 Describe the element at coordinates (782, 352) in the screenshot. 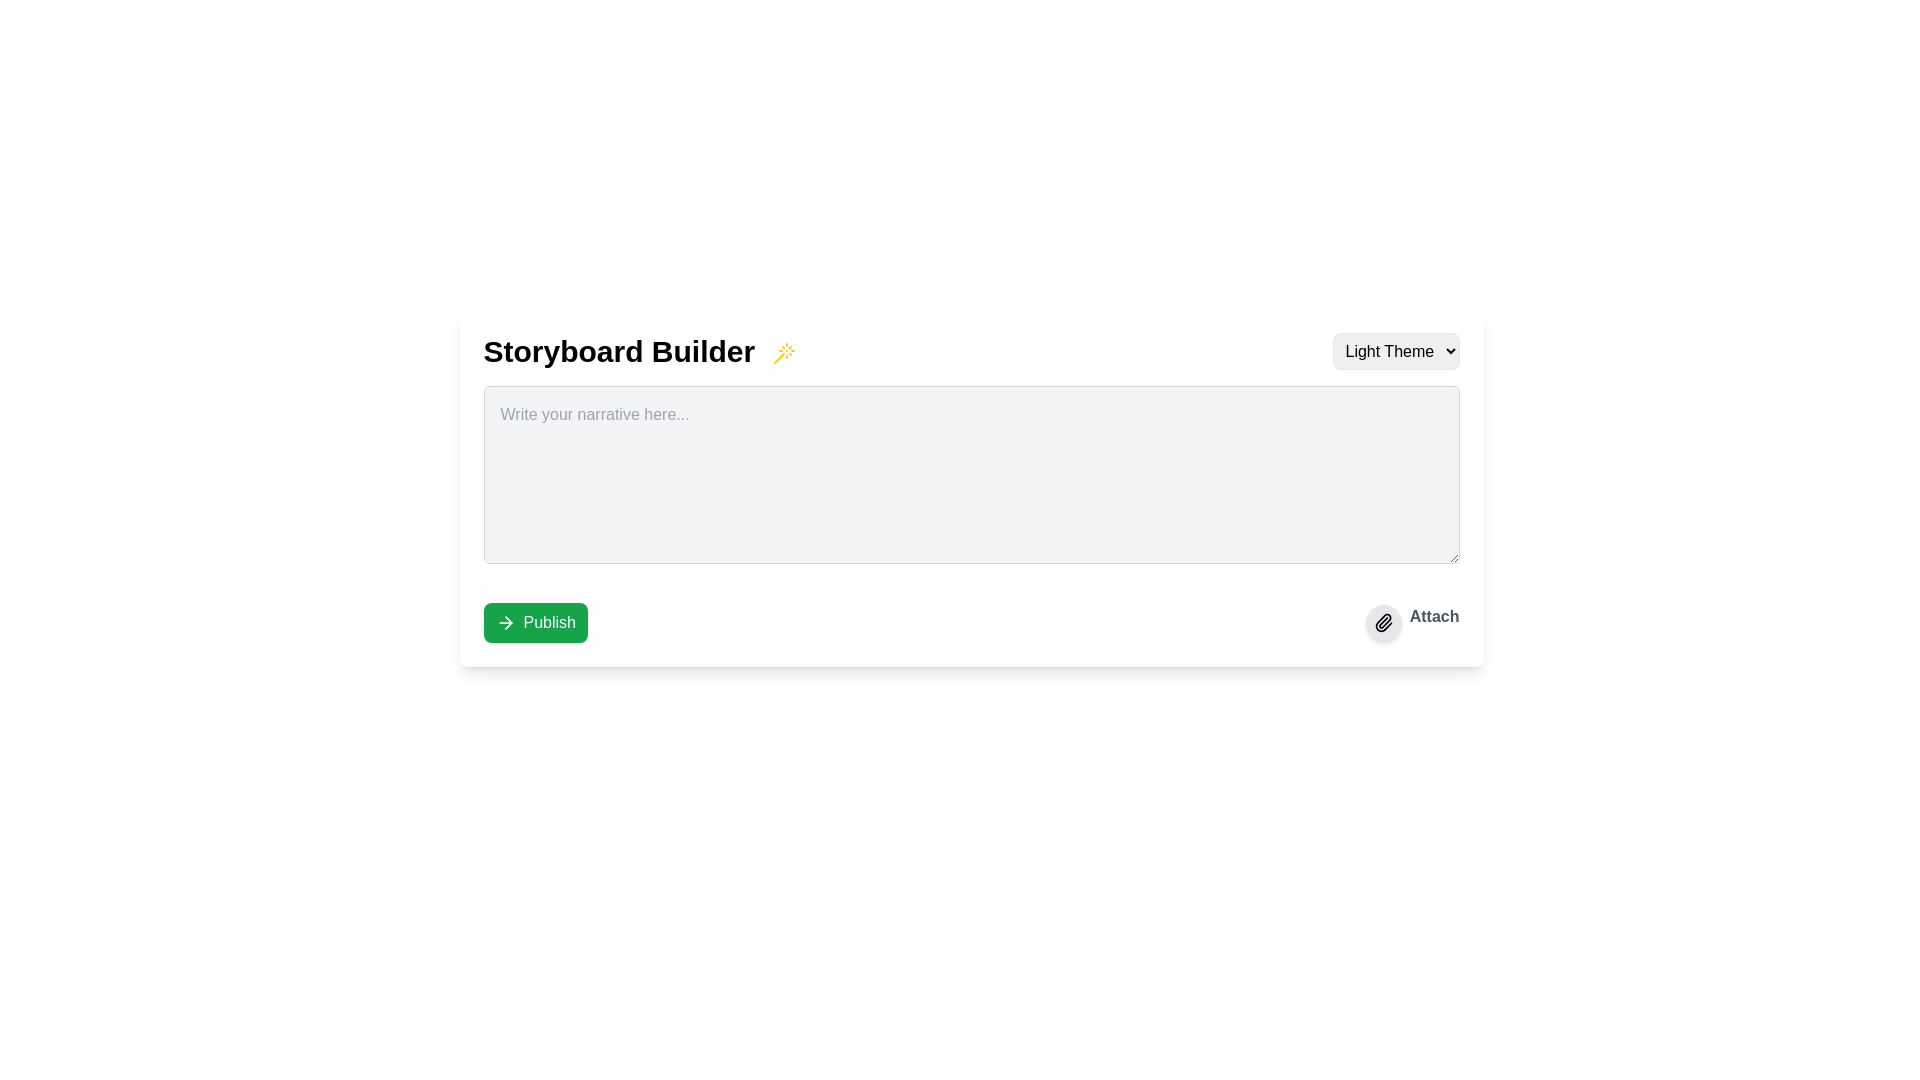

I see `the yellow wand icon located inline with the text 'Storyboard Builder' at the specified coordinates` at that location.